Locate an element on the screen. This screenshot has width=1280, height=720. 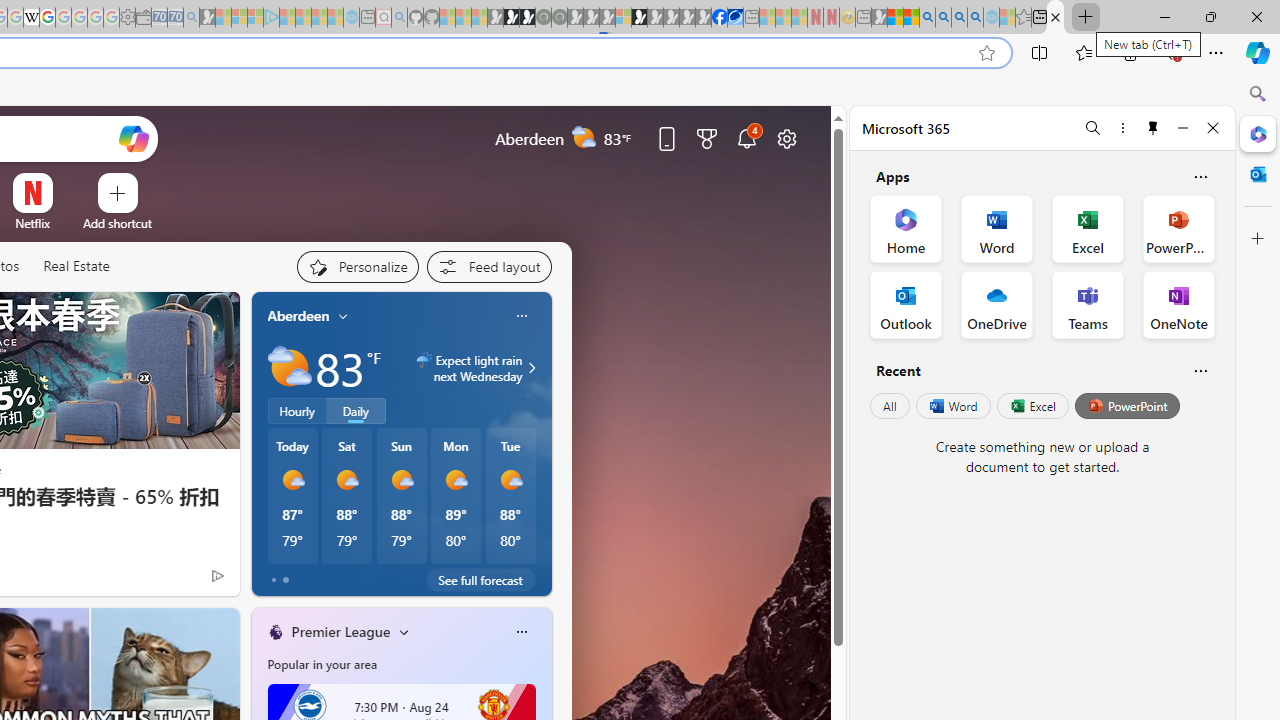
'More interests' is located at coordinates (403, 631).